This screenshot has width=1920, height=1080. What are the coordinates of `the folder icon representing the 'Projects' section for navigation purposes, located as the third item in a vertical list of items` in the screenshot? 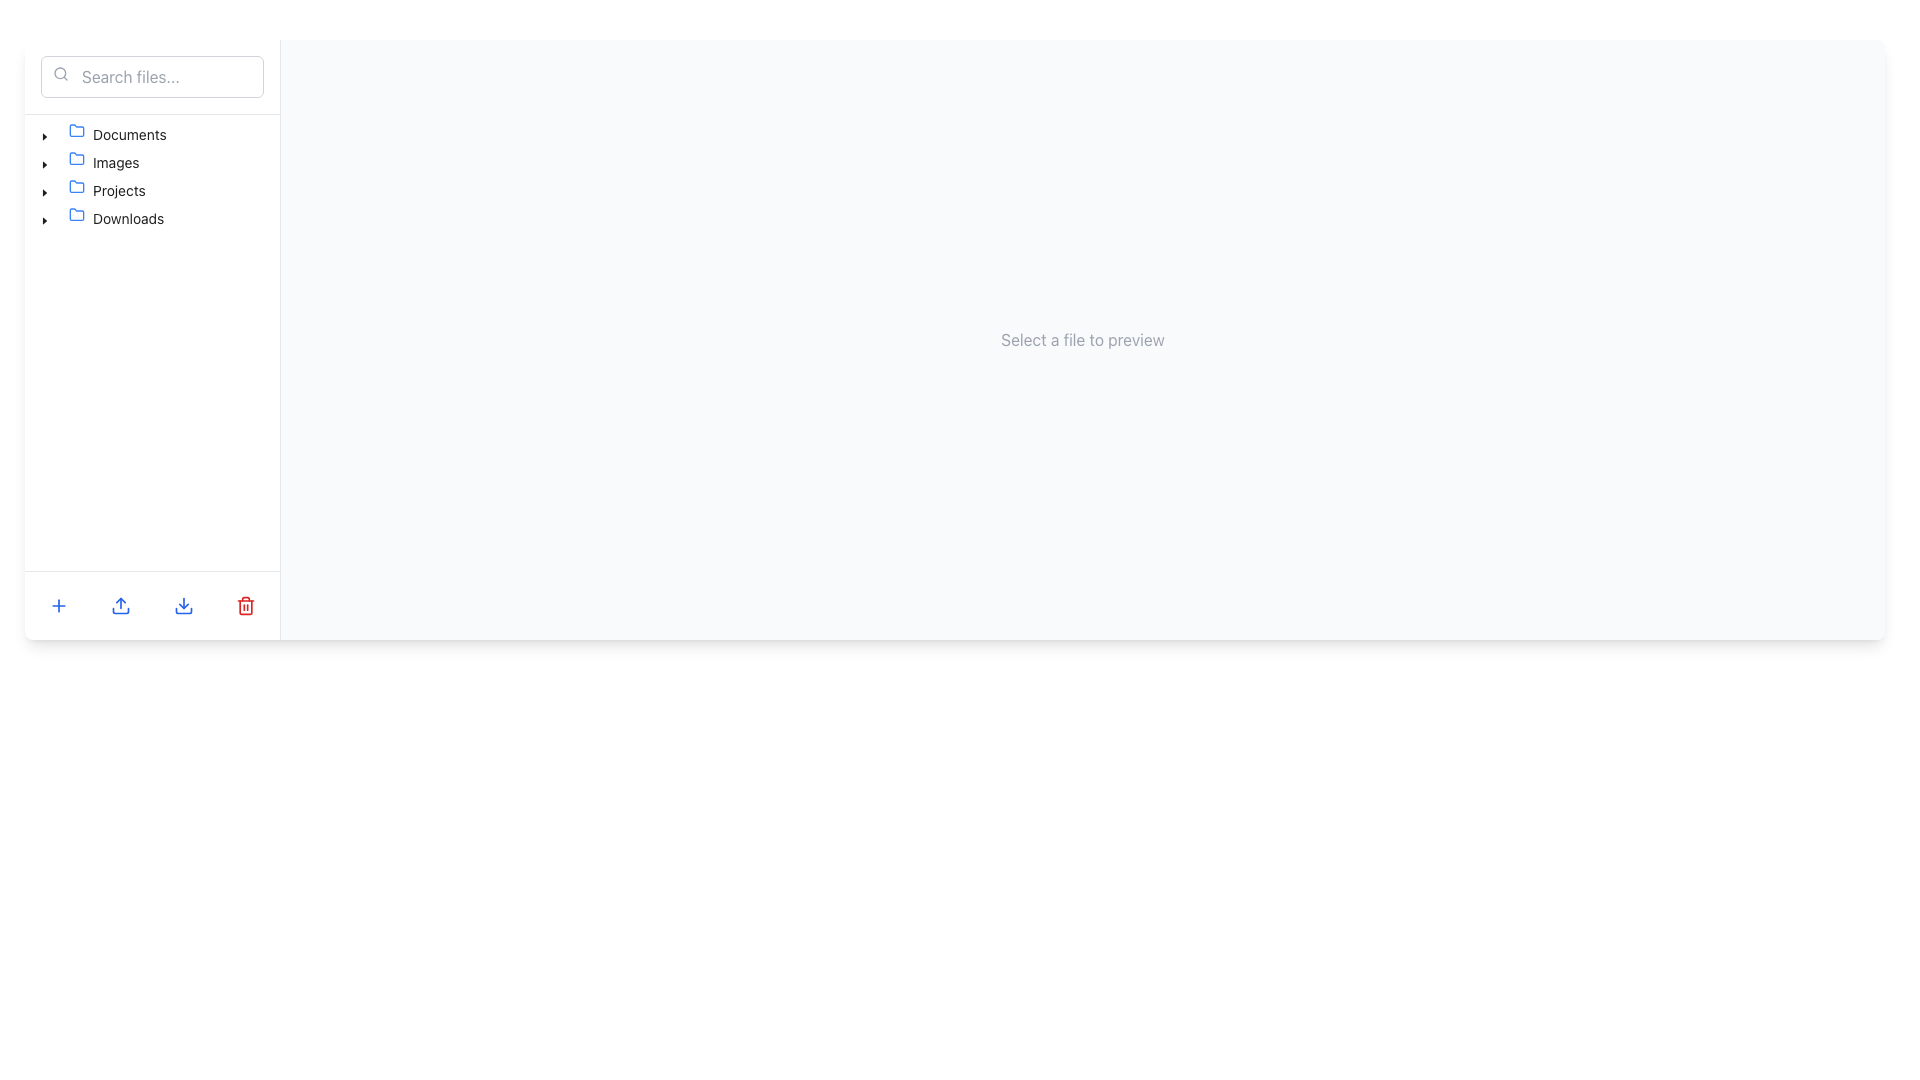 It's located at (76, 185).